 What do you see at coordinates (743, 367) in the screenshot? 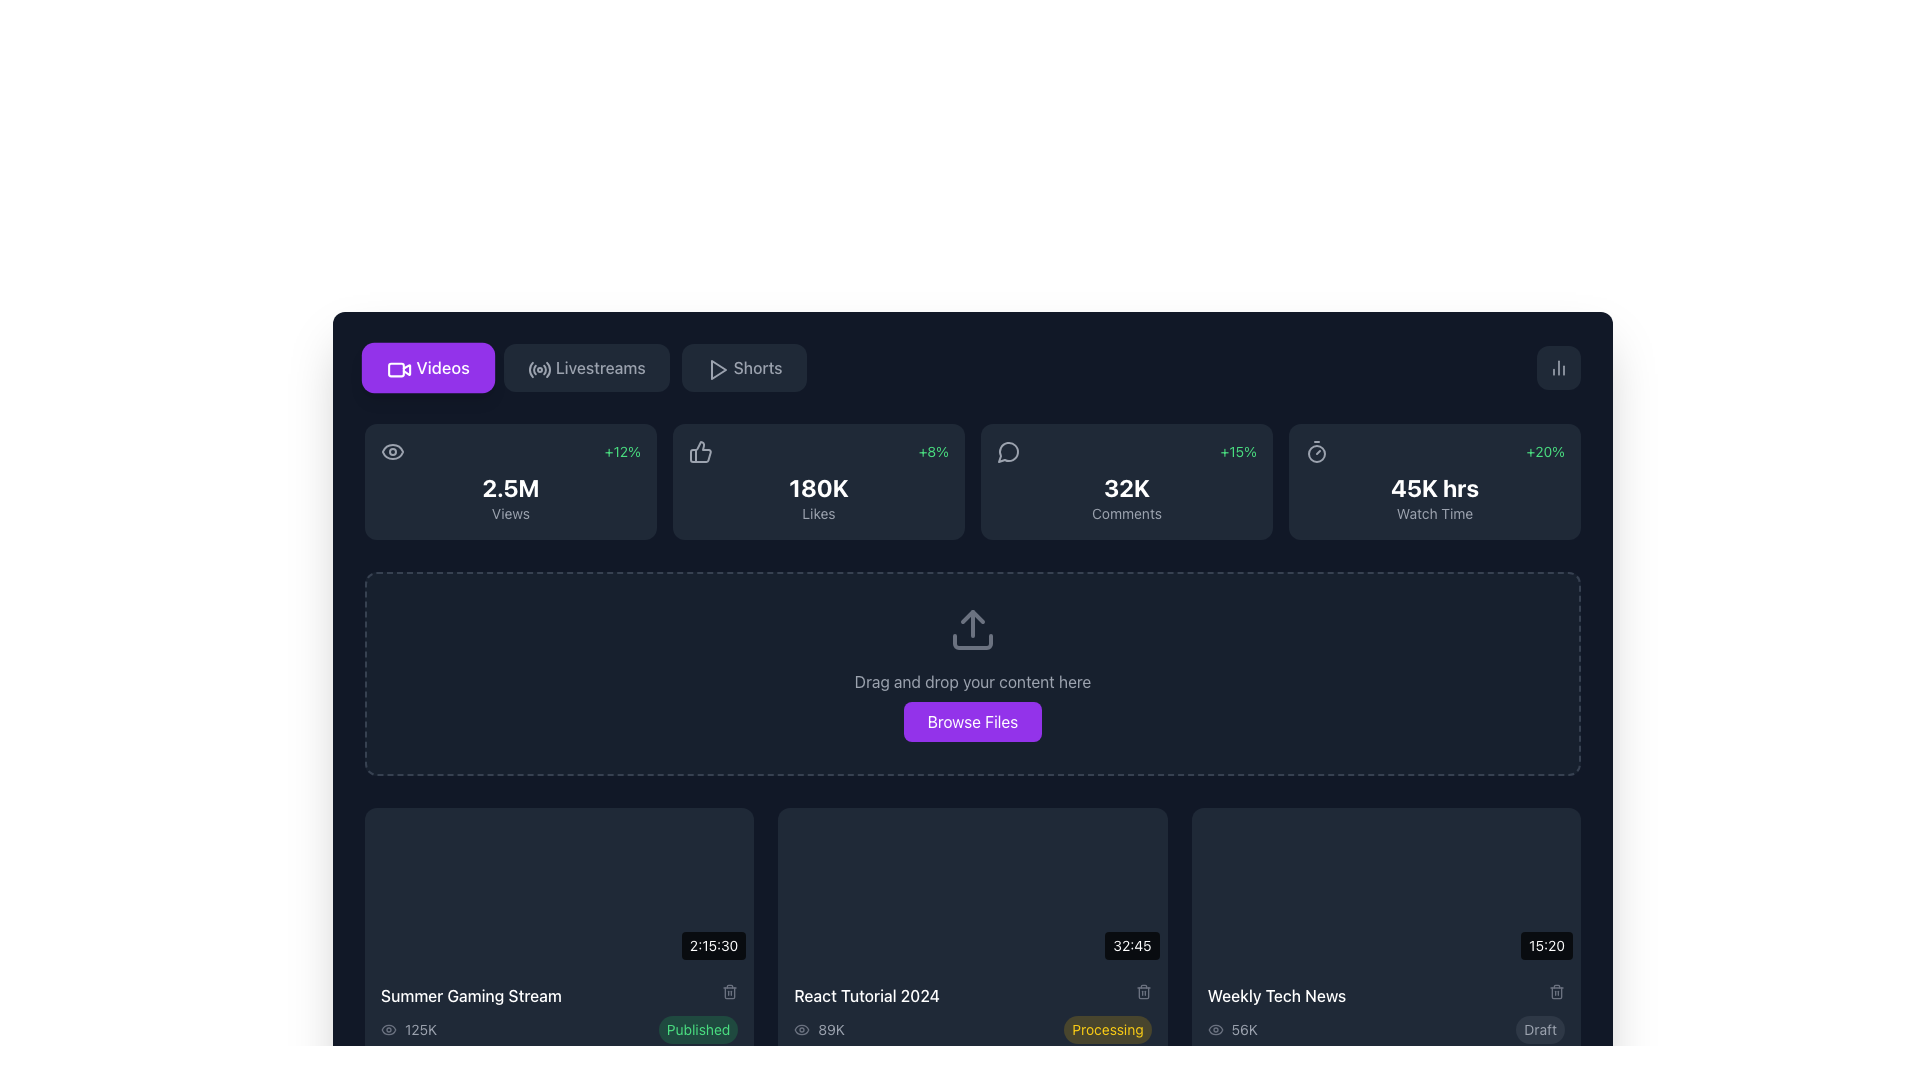
I see `the navigation button for Shorts content located in the top navigation bar, positioned between the 'Livestreams' and 'Videos' buttons` at bounding box center [743, 367].